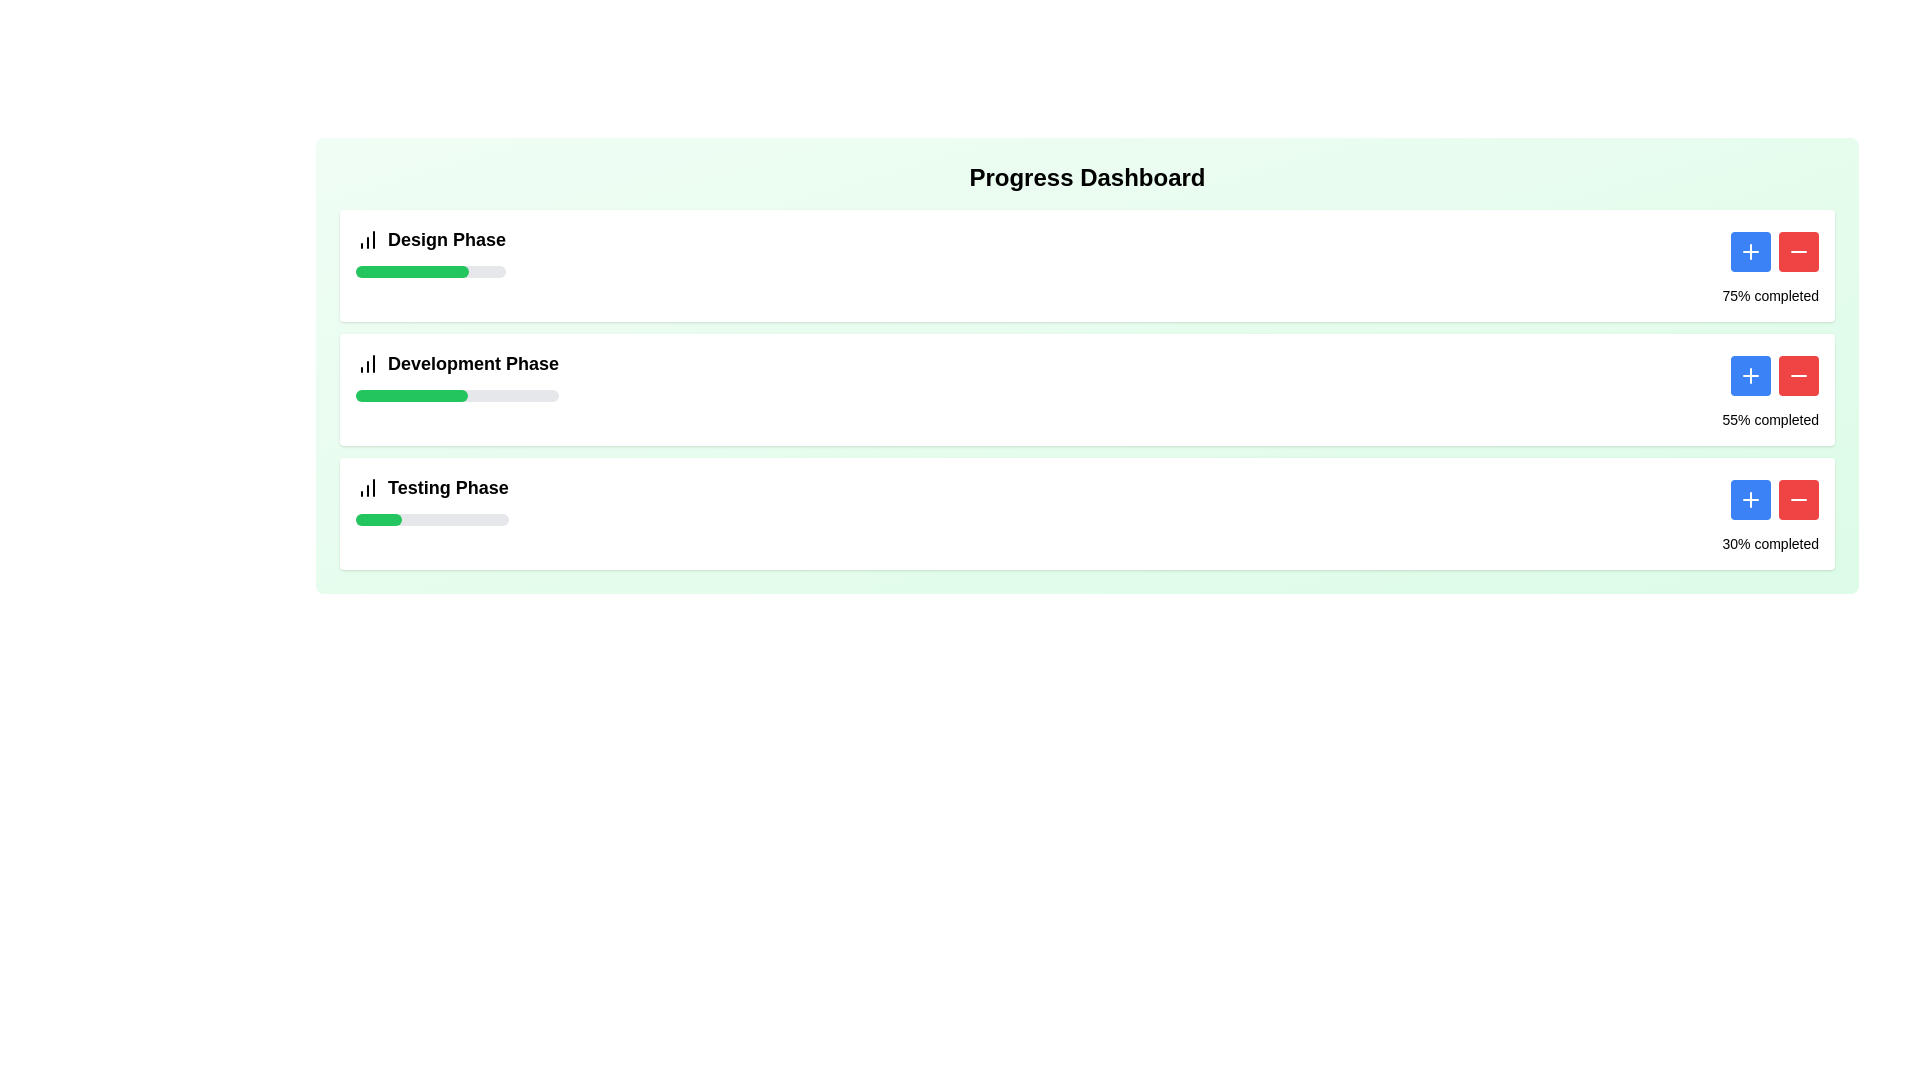 The width and height of the screenshot is (1920, 1080). I want to click on the 'Testing Phase' text label with the accompanying column chart icon located in the bottom progress card of the 'Progress Dashboard', so click(431, 499).